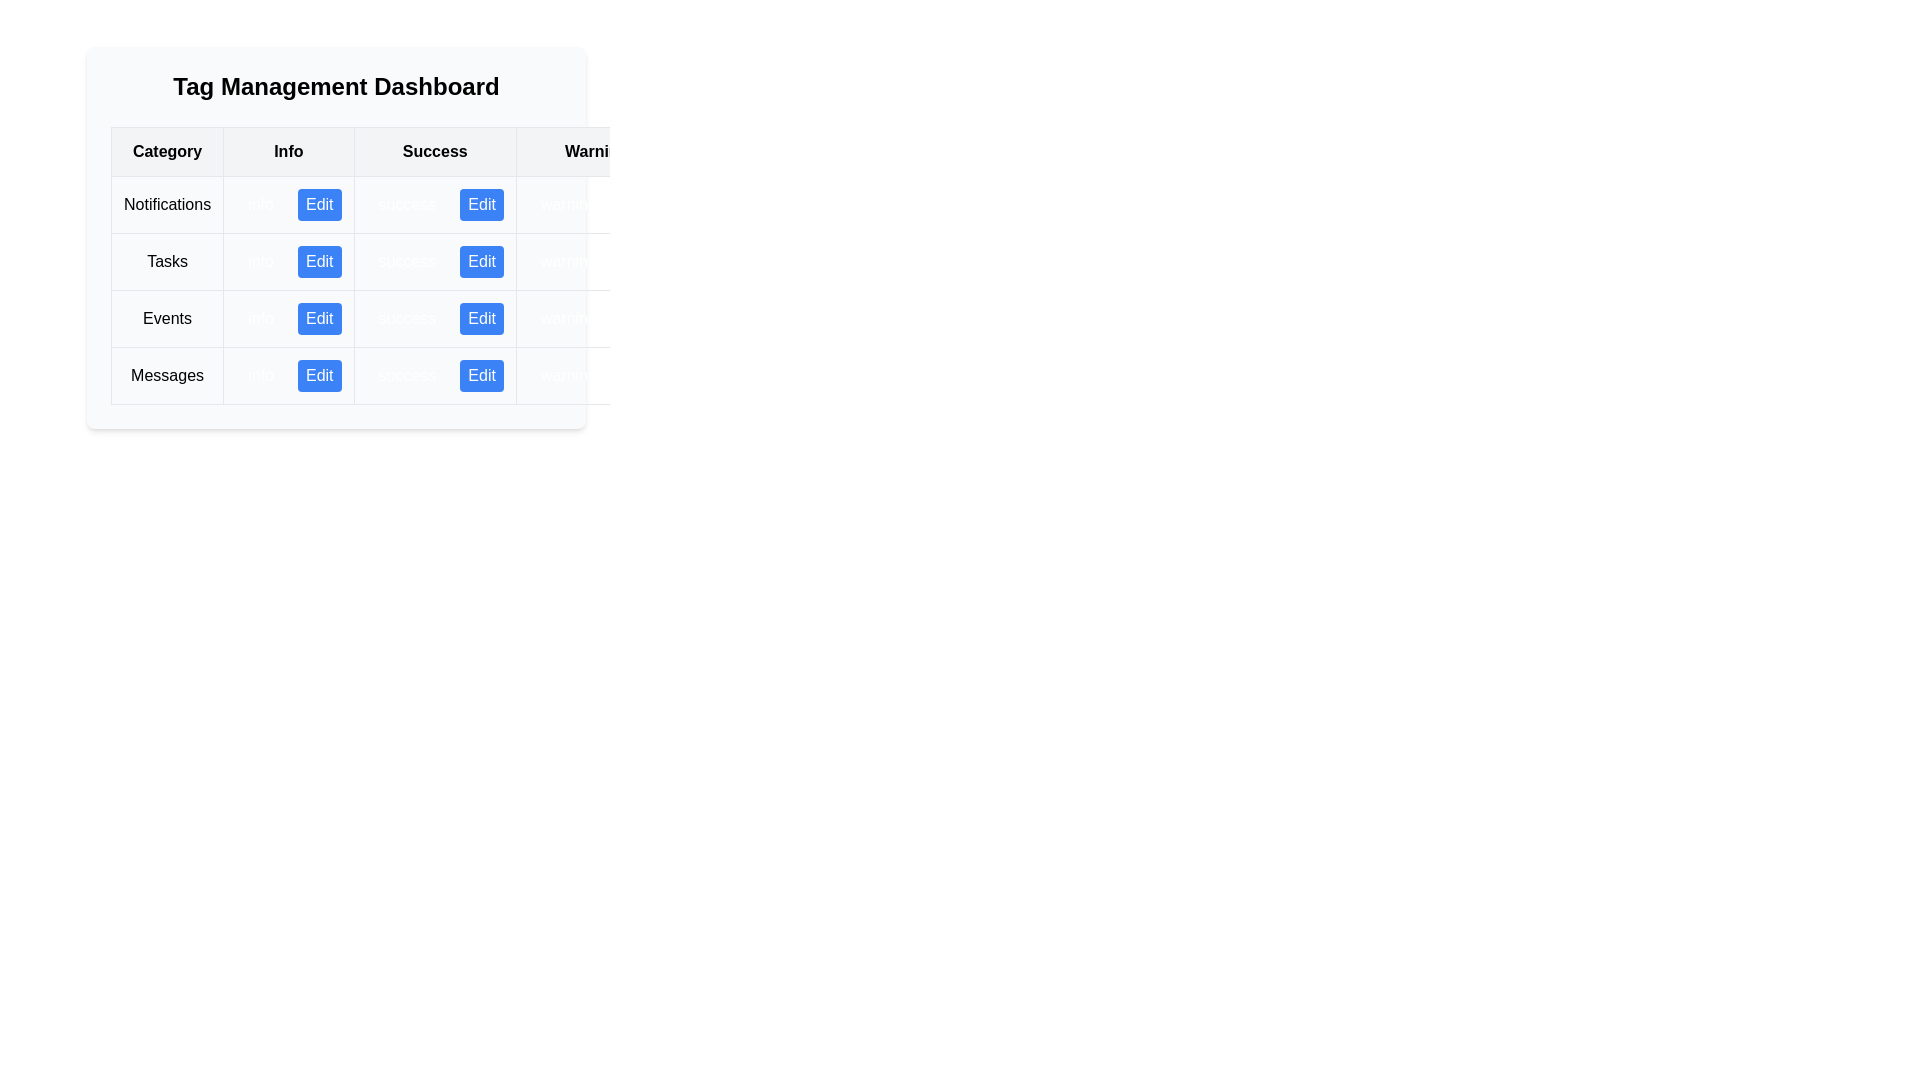 The height and width of the screenshot is (1080, 1920). Describe the element at coordinates (462, 261) in the screenshot. I see `the edit button located in the 'Tasks' row of the table within the 'Success' column` at that location.